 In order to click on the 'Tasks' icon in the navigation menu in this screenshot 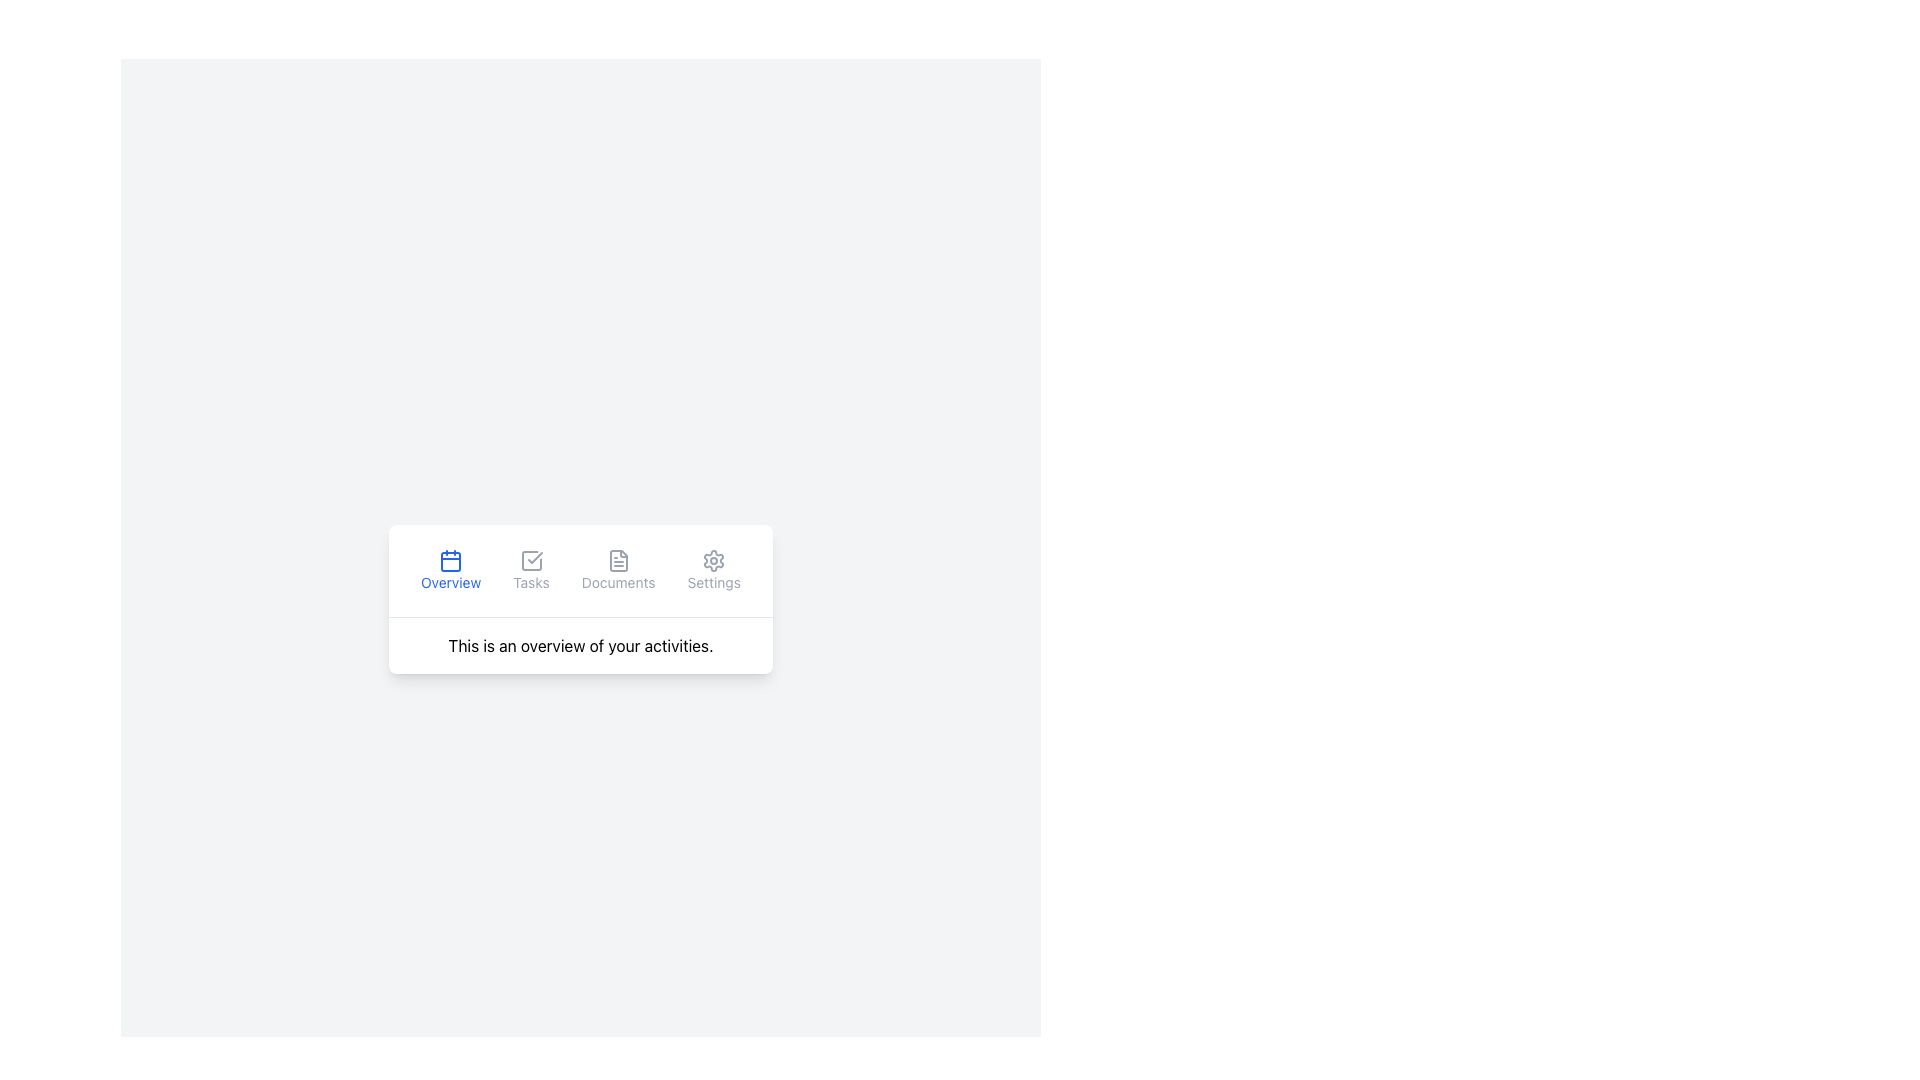, I will do `click(531, 560)`.